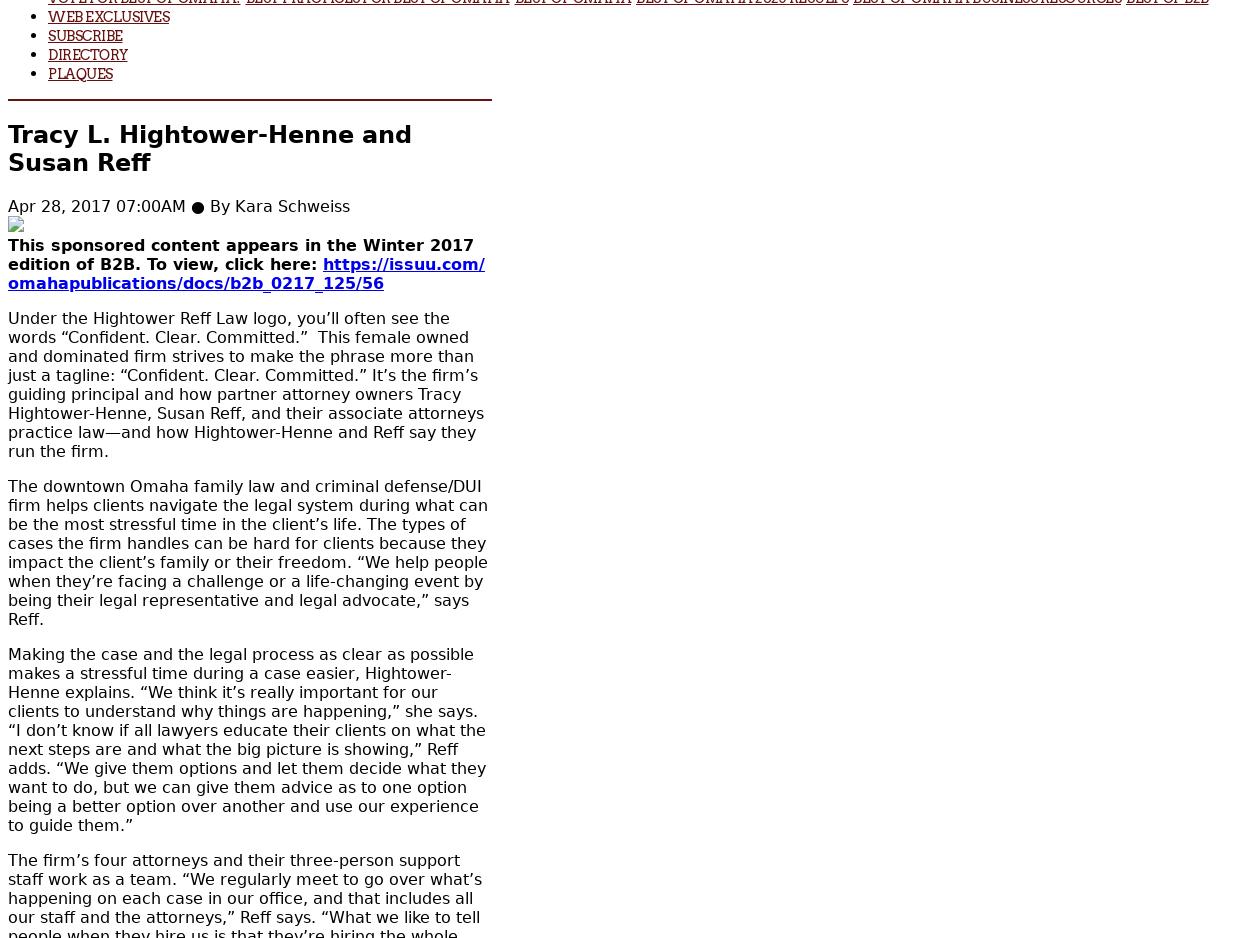  What do you see at coordinates (403, 262) in the screenshot?
I see `'https://issuu.com/'` at bounding box center [403, 262].